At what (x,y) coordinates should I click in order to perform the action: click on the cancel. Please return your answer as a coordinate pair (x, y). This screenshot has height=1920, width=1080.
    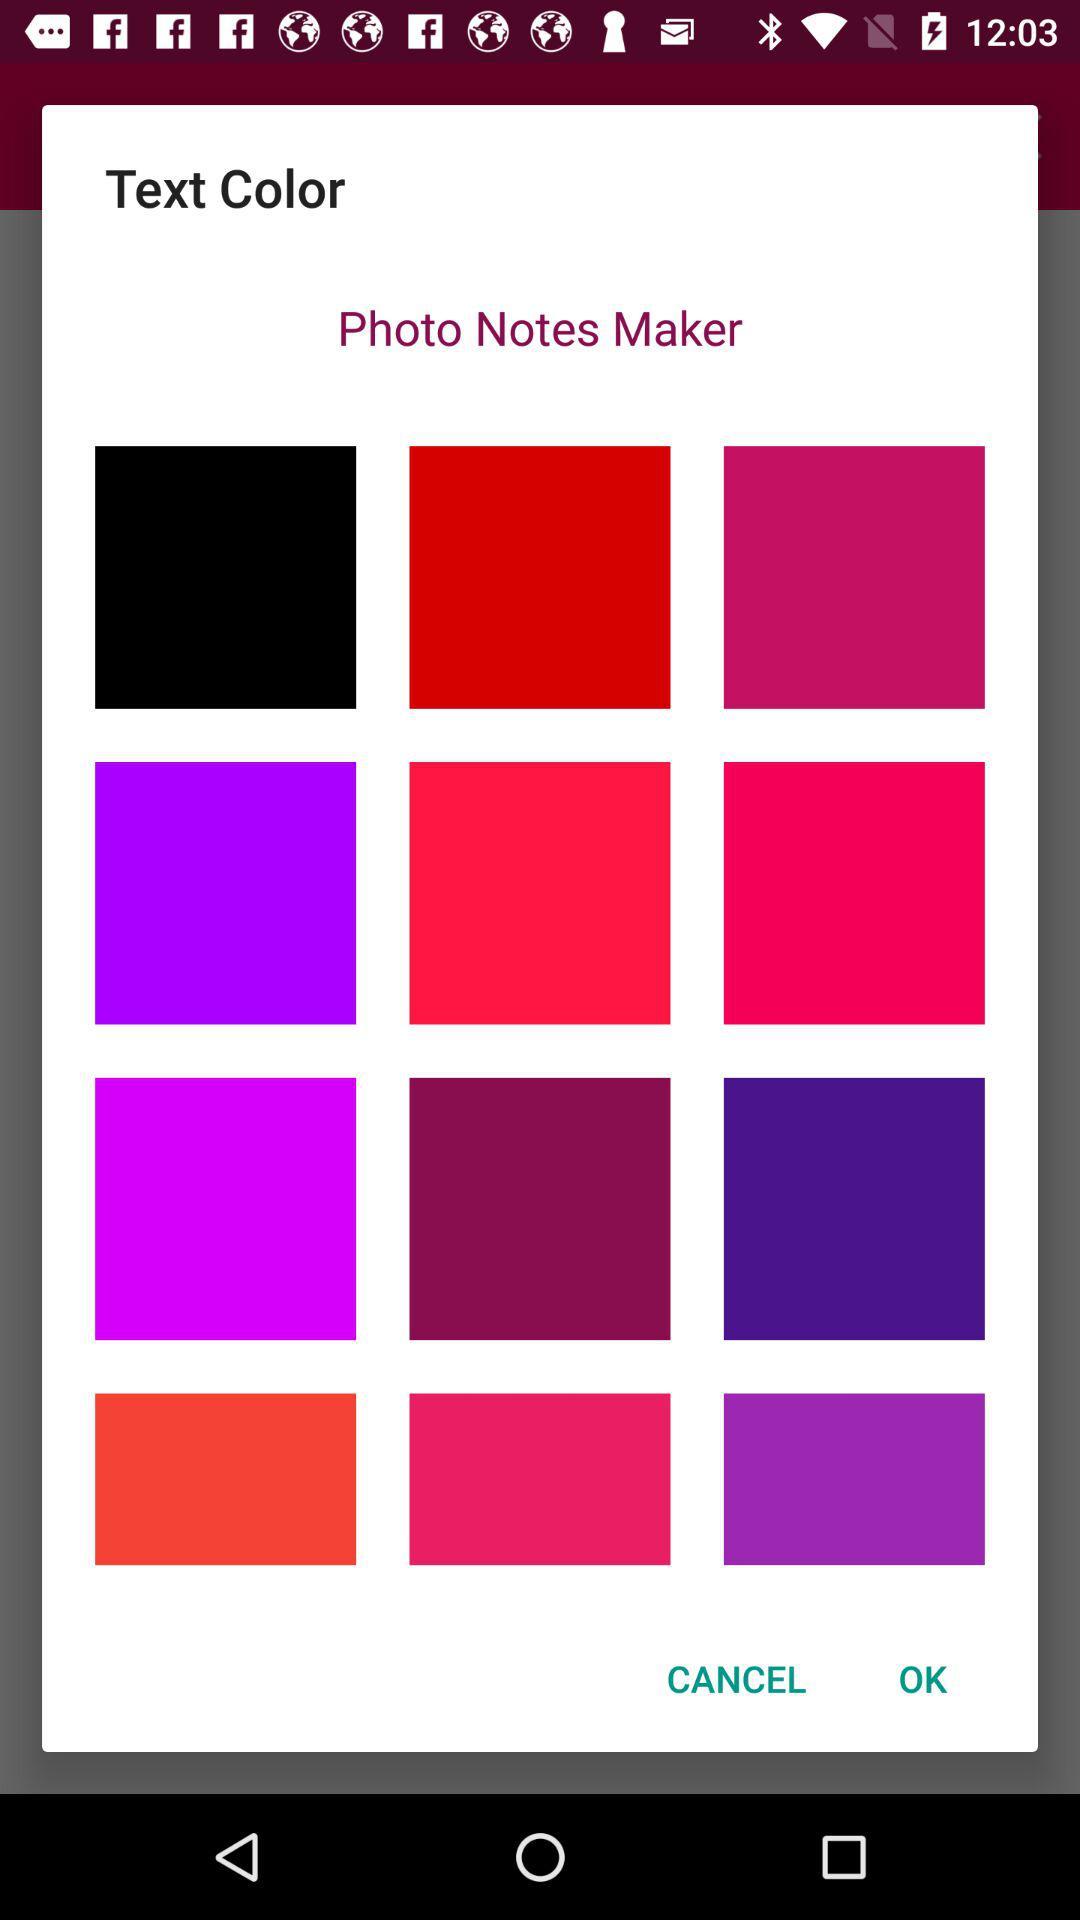
    Looking at the image, I should click on (736, 1678).